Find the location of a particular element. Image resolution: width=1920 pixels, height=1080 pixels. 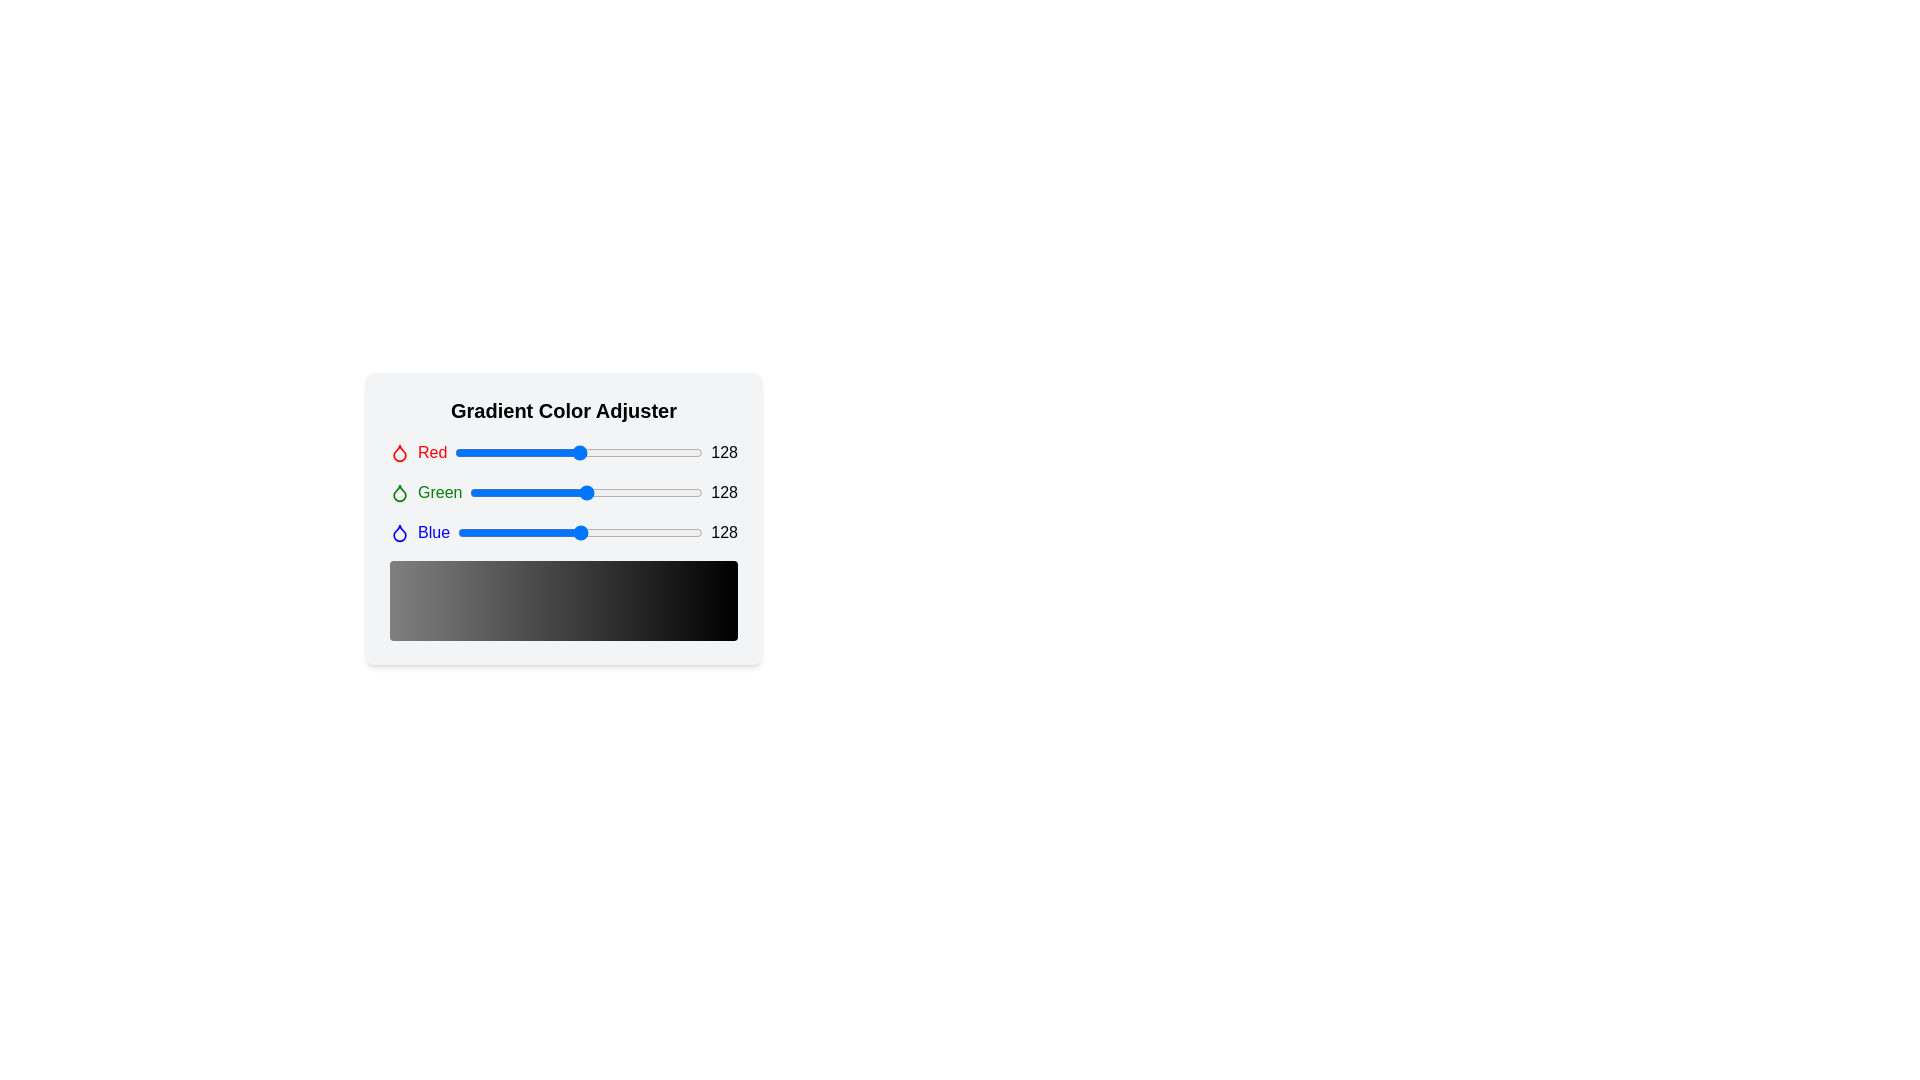

the blue color slider to 215 is located at coordinates (664, 531).